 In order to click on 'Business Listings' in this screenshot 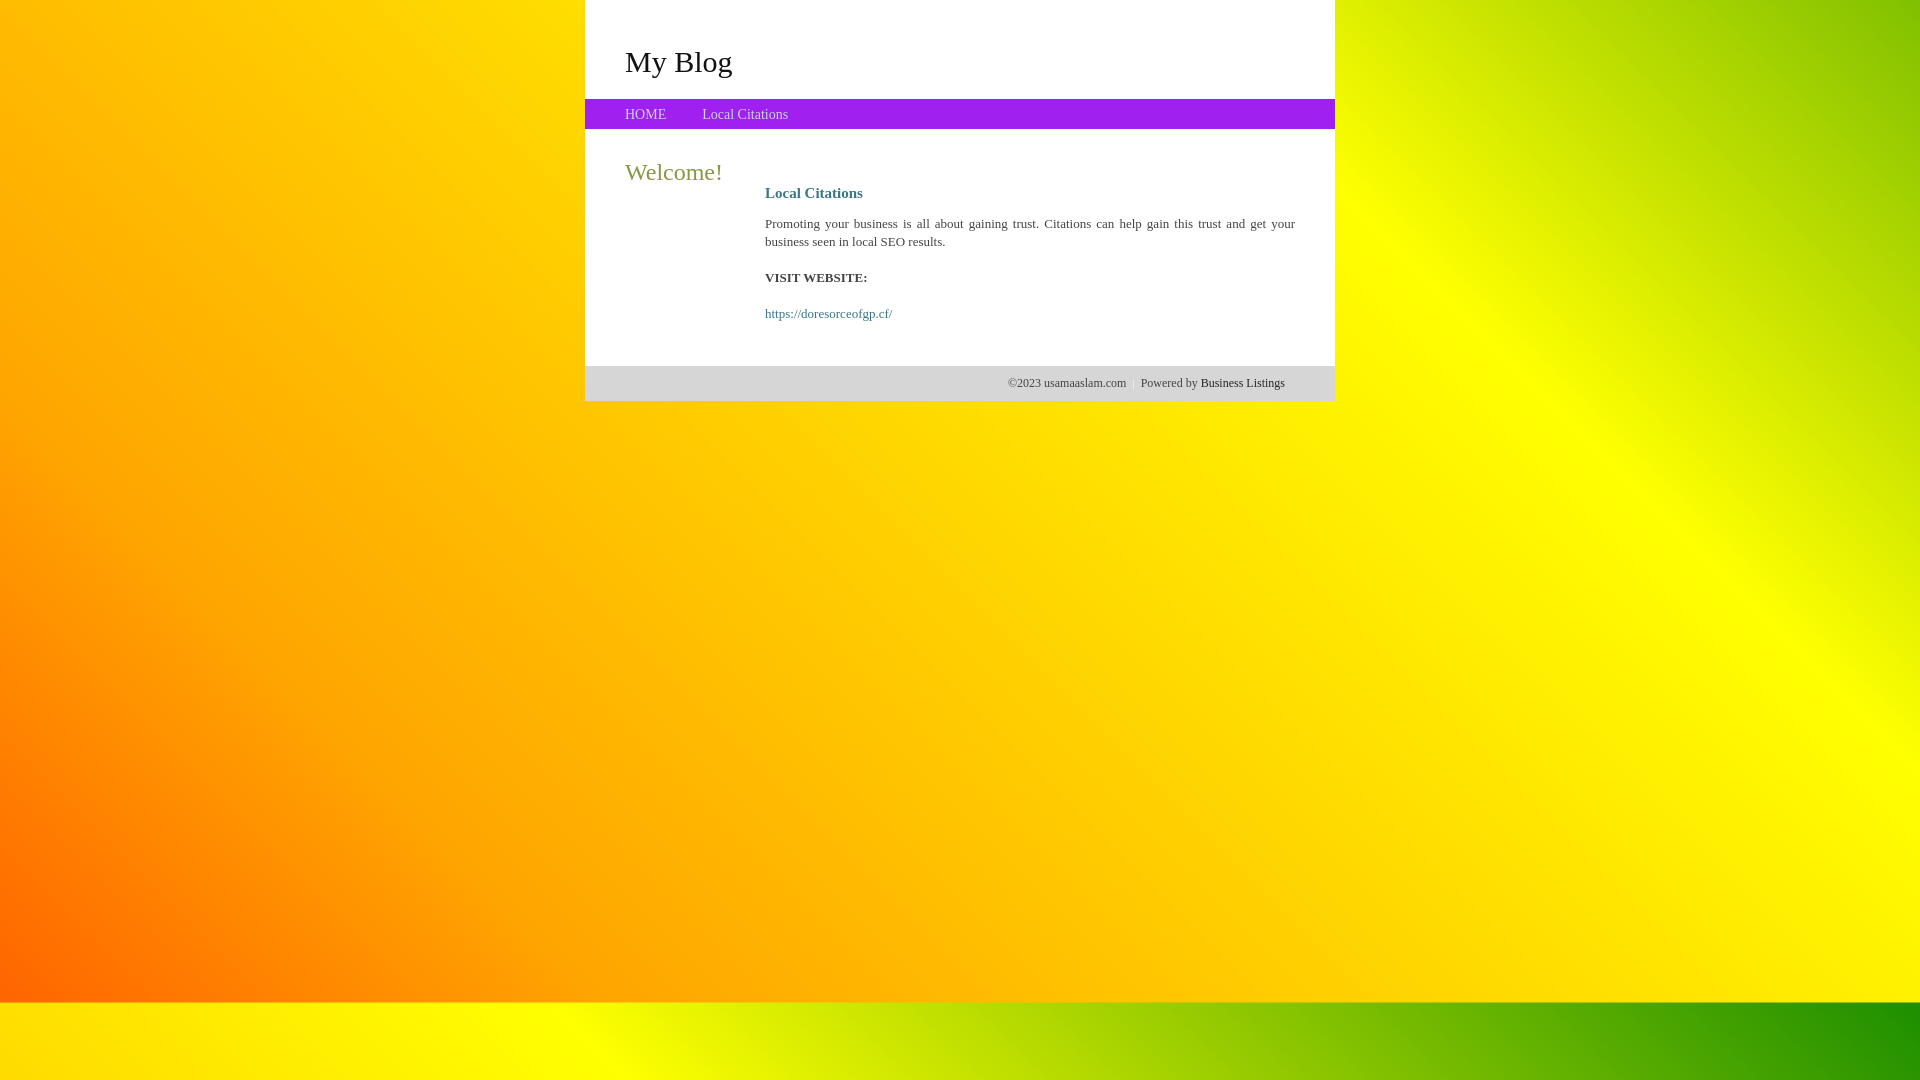, I will do `click(1200, 382)`.